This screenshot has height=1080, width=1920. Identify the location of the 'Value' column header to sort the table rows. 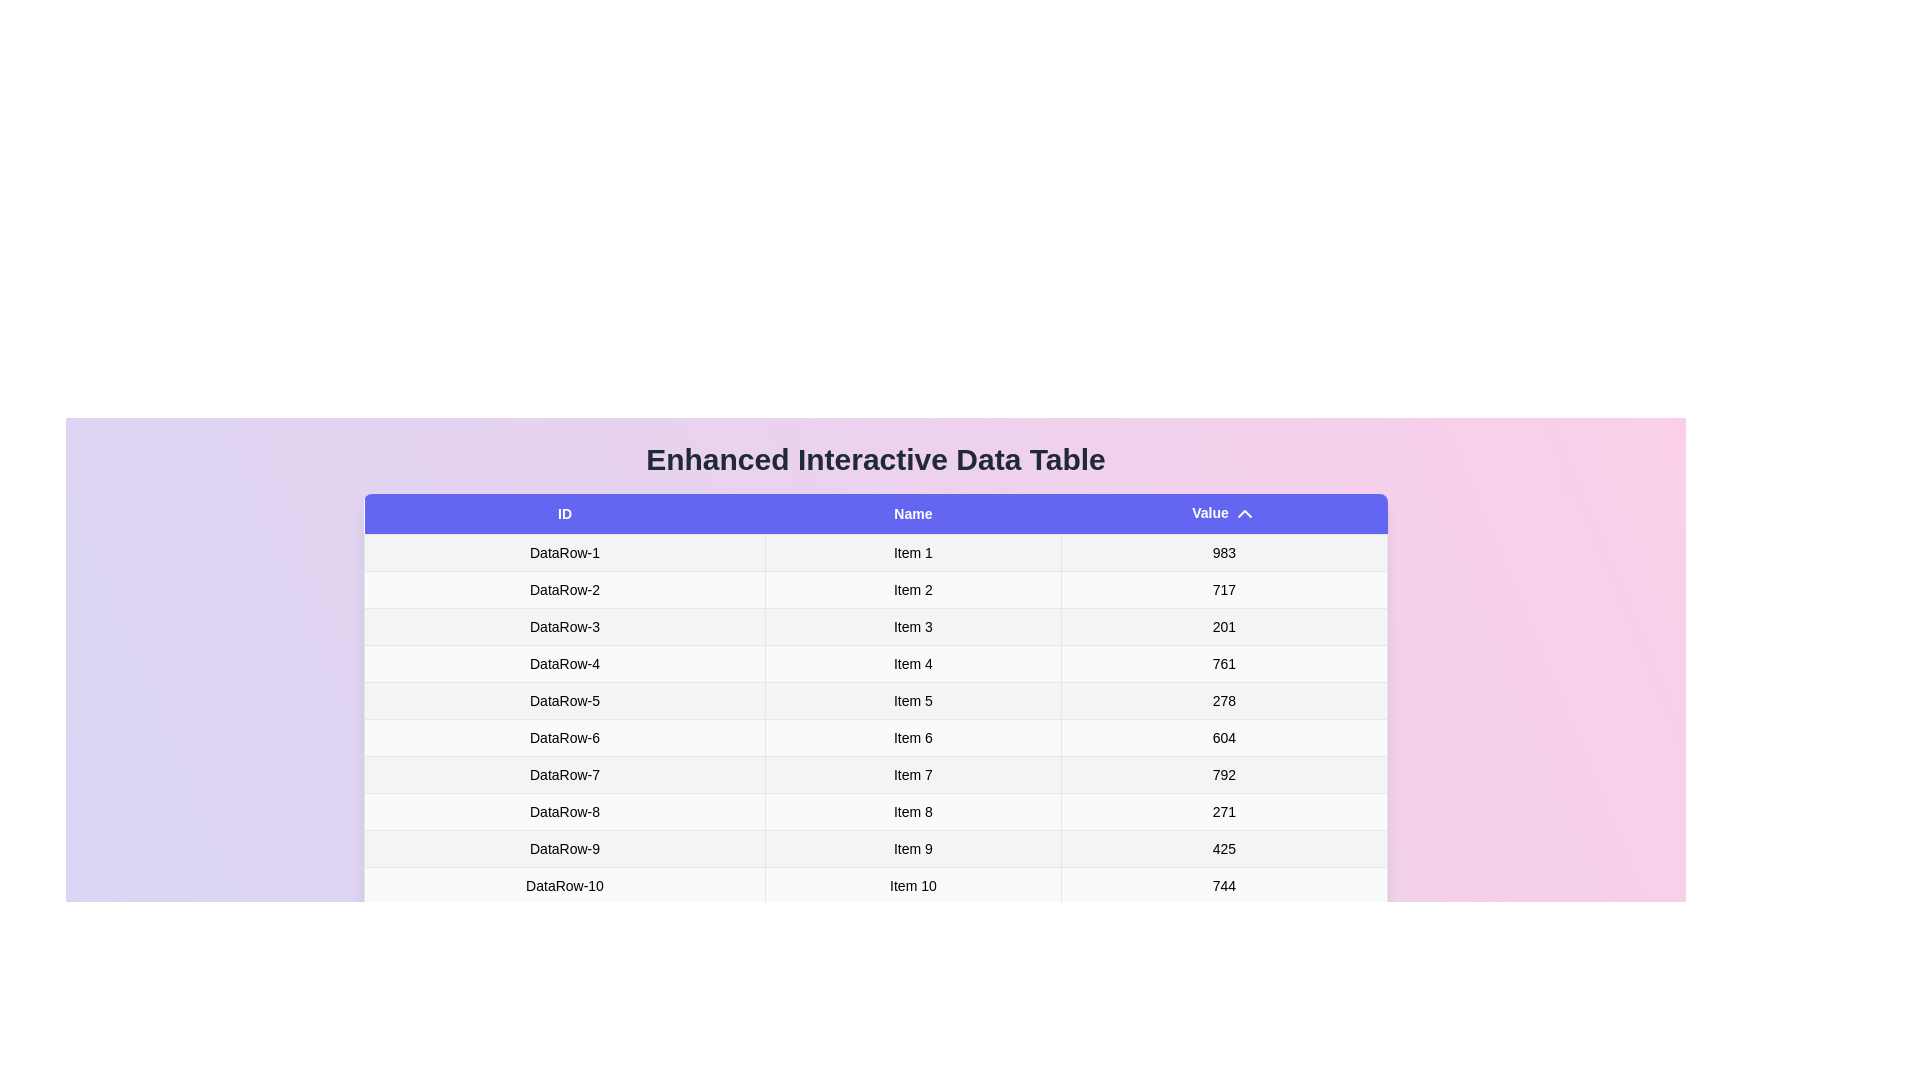
(1223, 512).